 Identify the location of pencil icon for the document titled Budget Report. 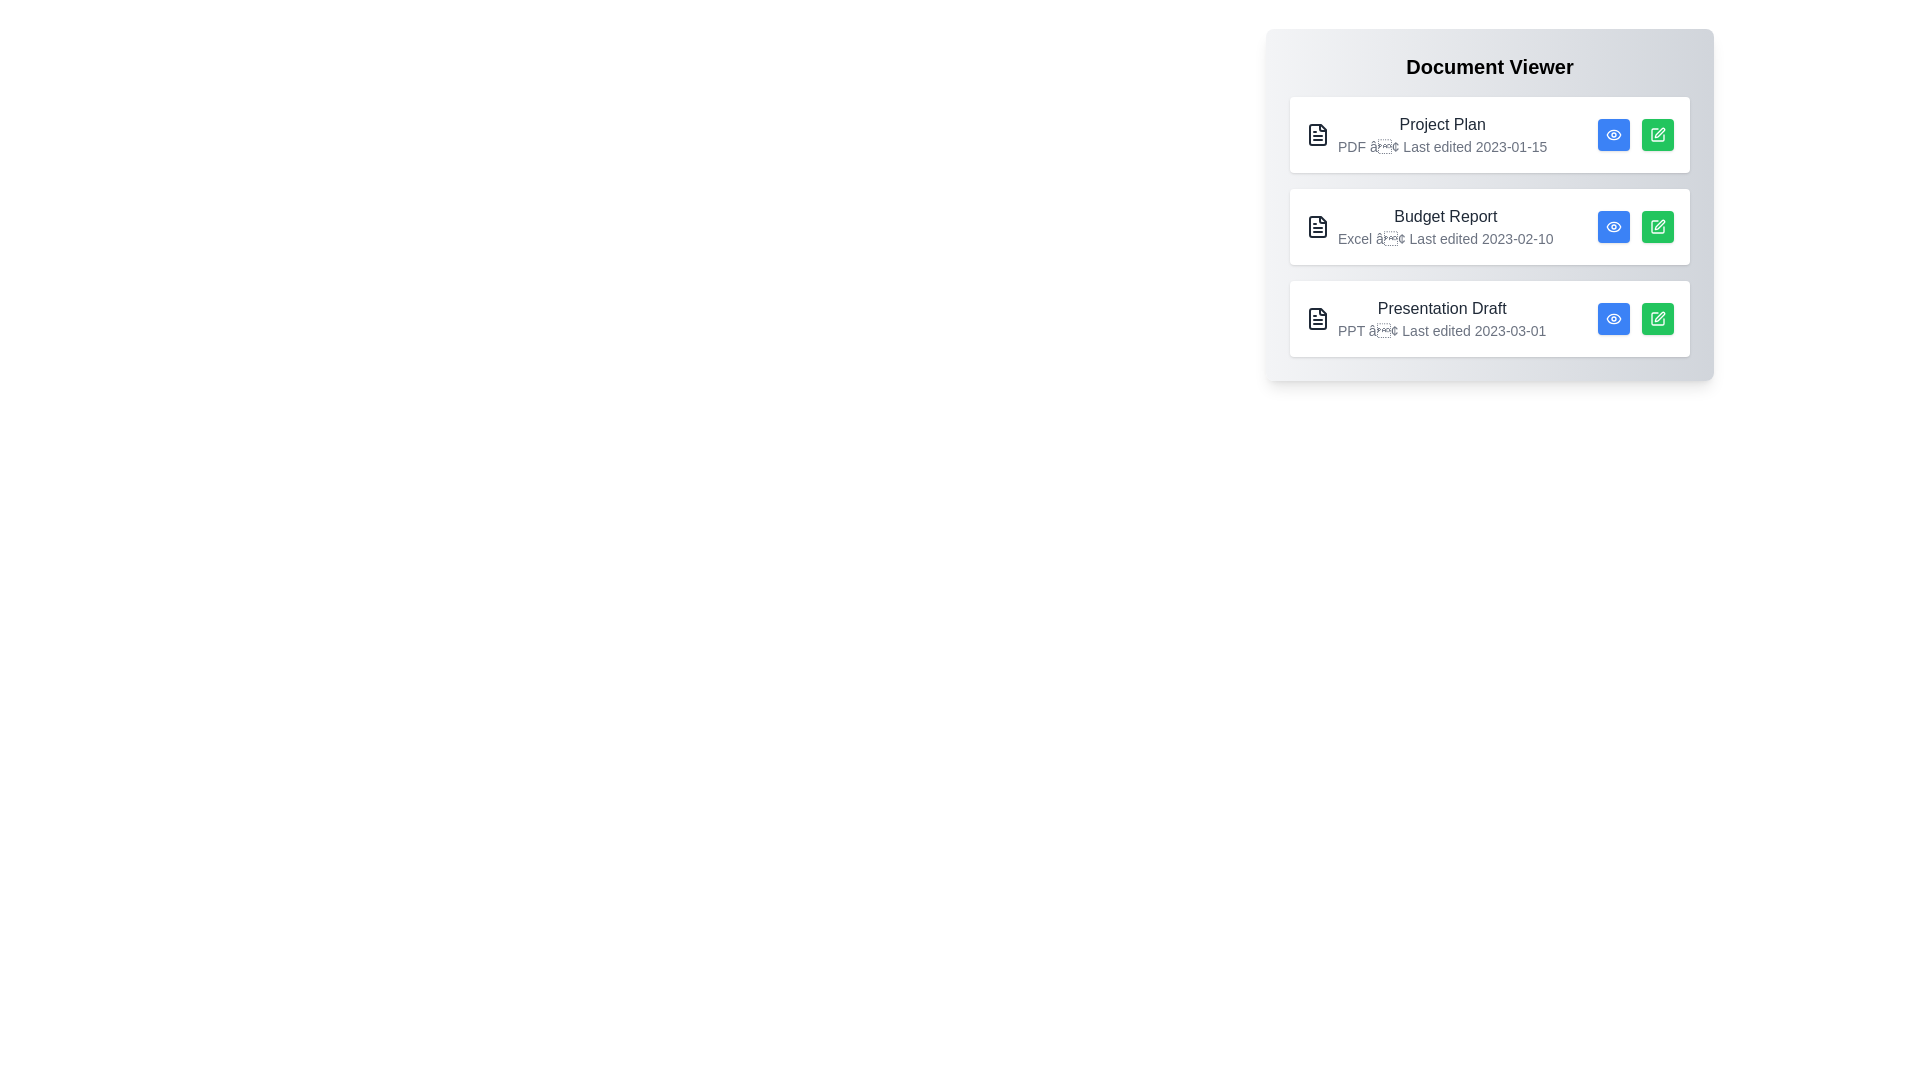
(1657, 226).